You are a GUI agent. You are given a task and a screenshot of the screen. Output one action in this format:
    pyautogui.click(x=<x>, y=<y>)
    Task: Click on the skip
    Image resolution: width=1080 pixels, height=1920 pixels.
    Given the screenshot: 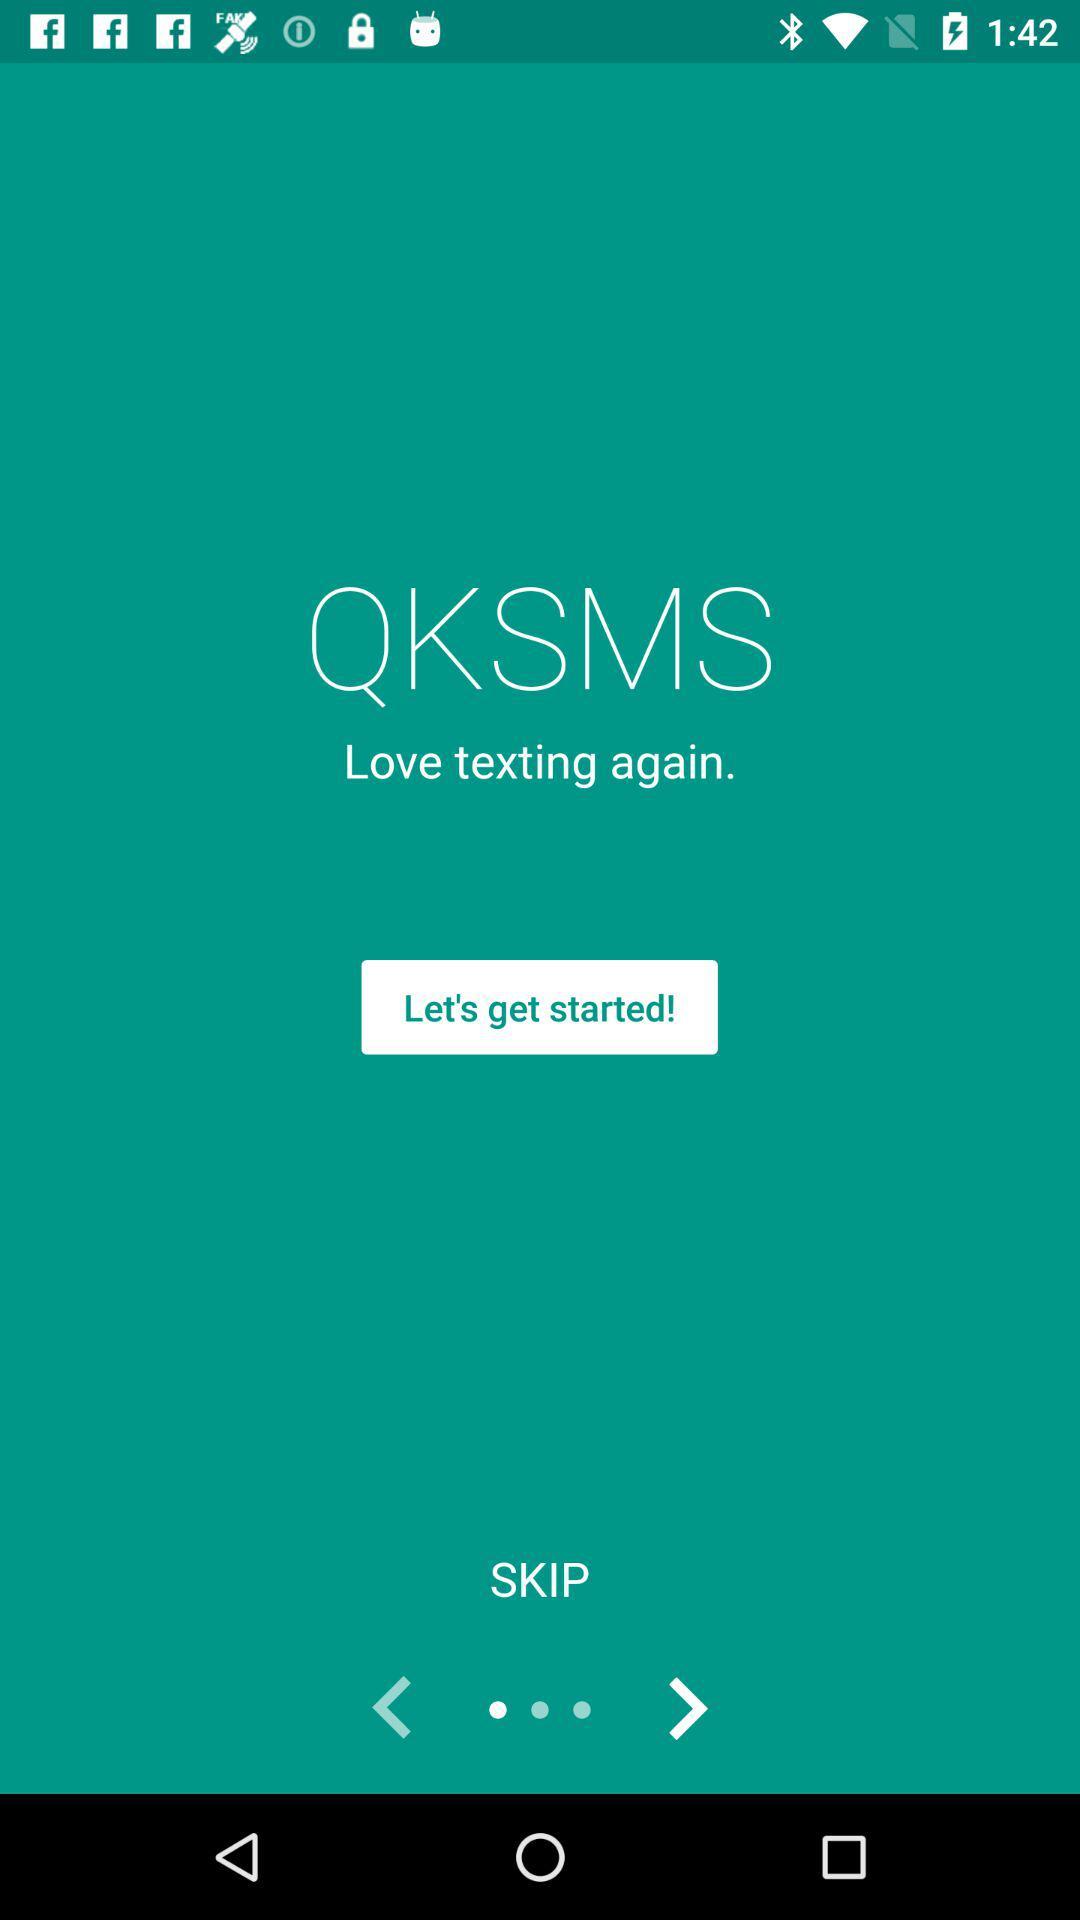 What is the action you would take?
    pyautogui.click(x=540, y=1577)
    